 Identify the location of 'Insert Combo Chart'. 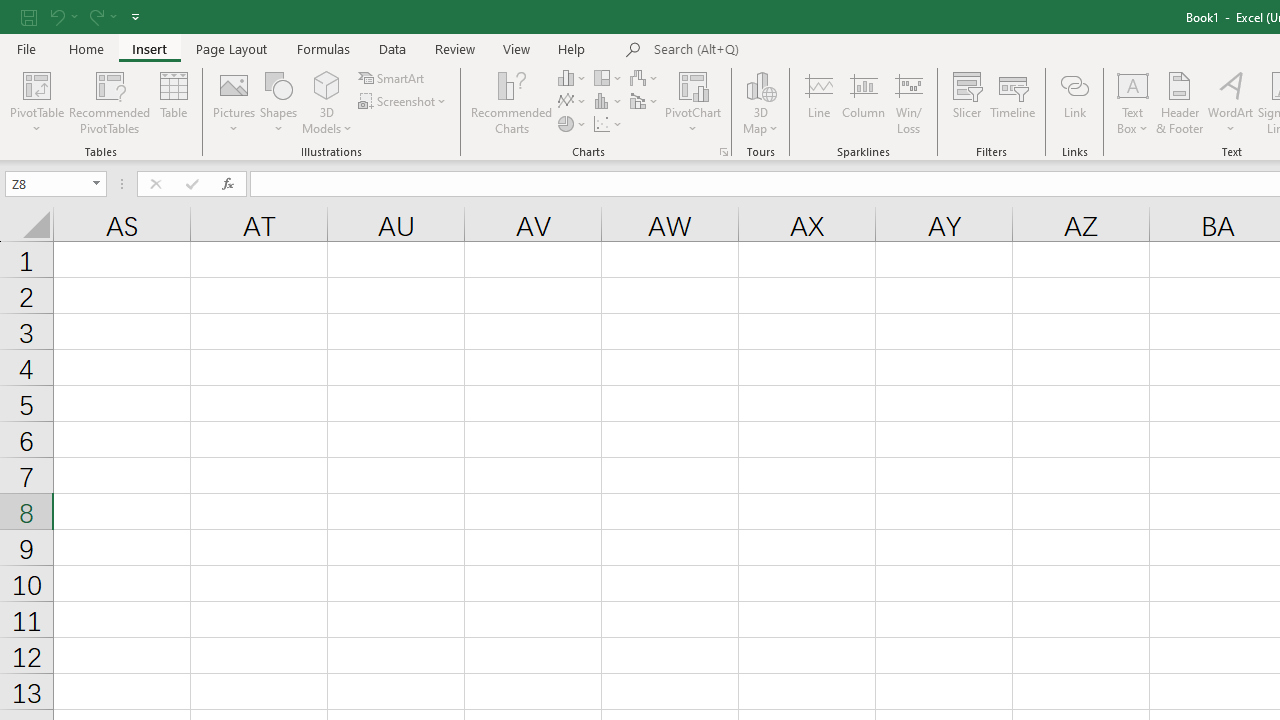
(645, 101).